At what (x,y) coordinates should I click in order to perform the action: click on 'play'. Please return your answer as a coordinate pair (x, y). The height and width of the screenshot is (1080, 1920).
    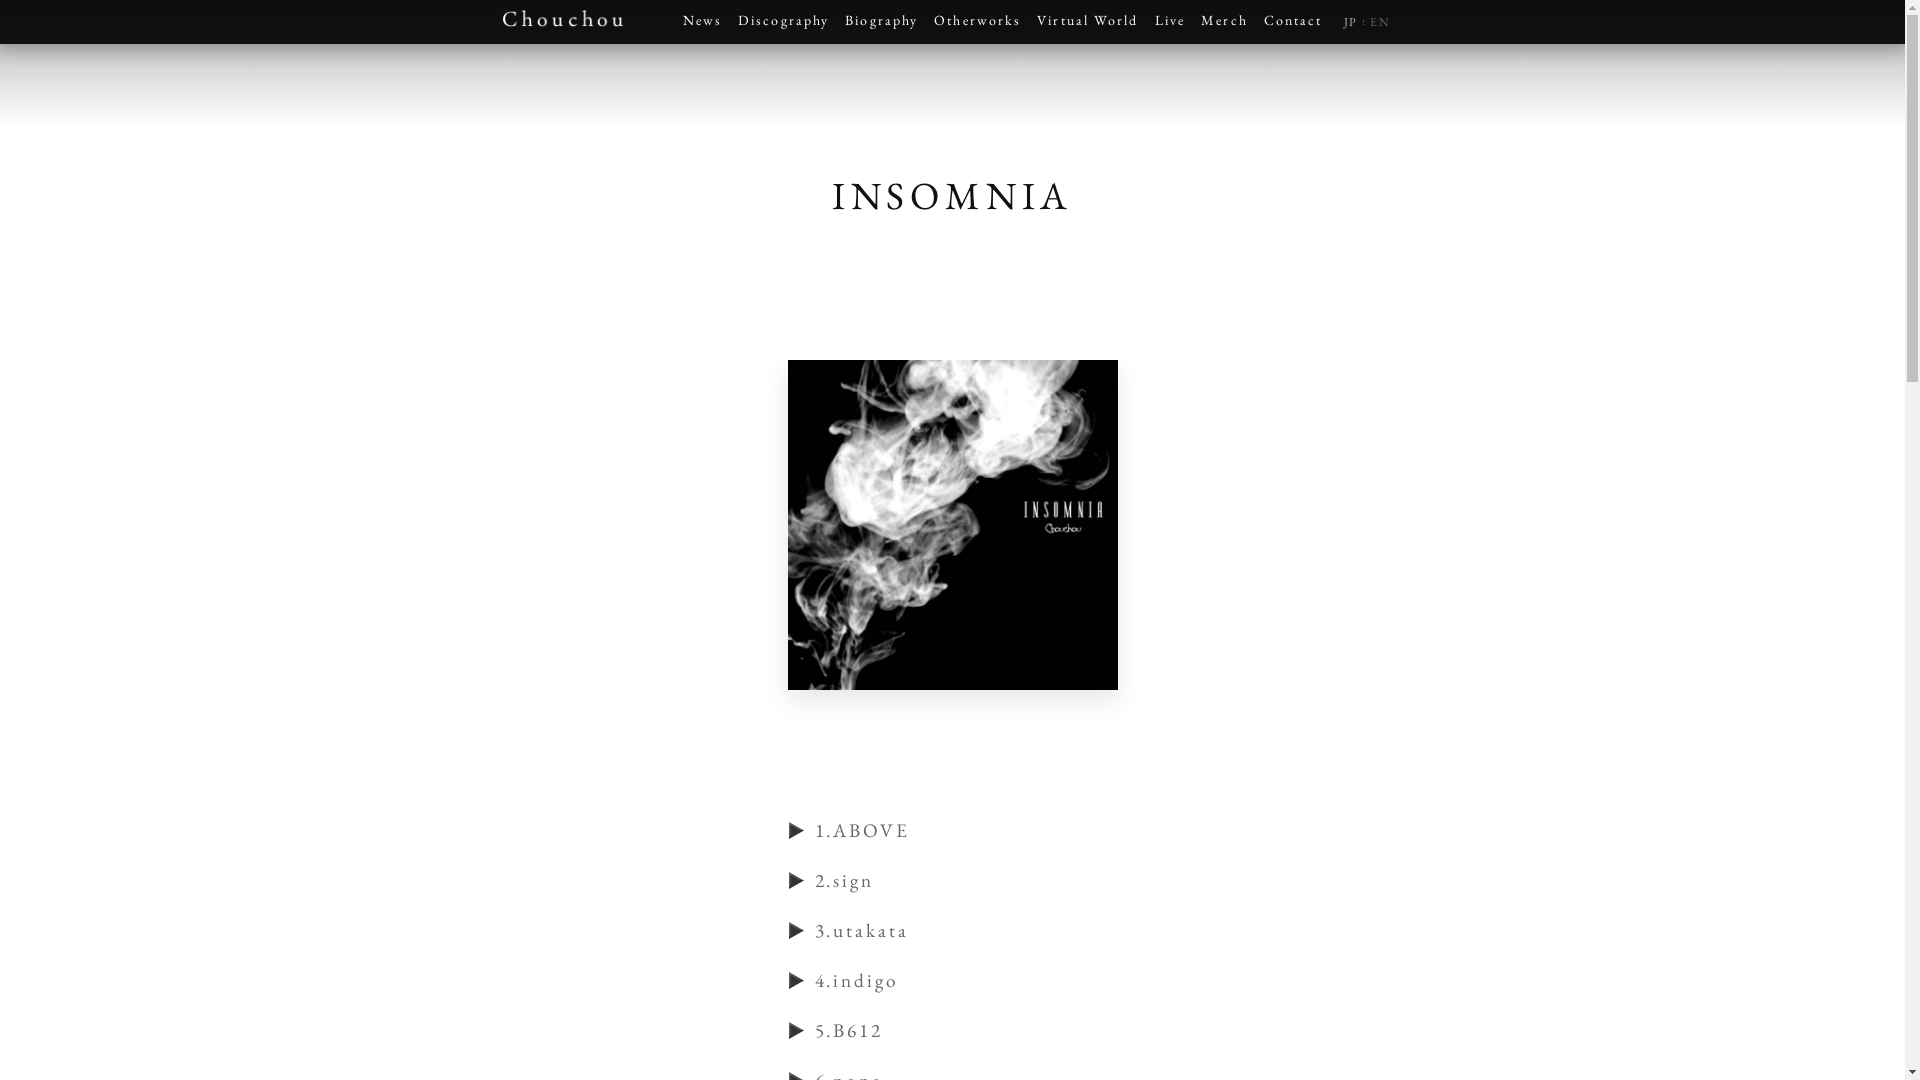
    Looking at the image, I should click on (782, 979).